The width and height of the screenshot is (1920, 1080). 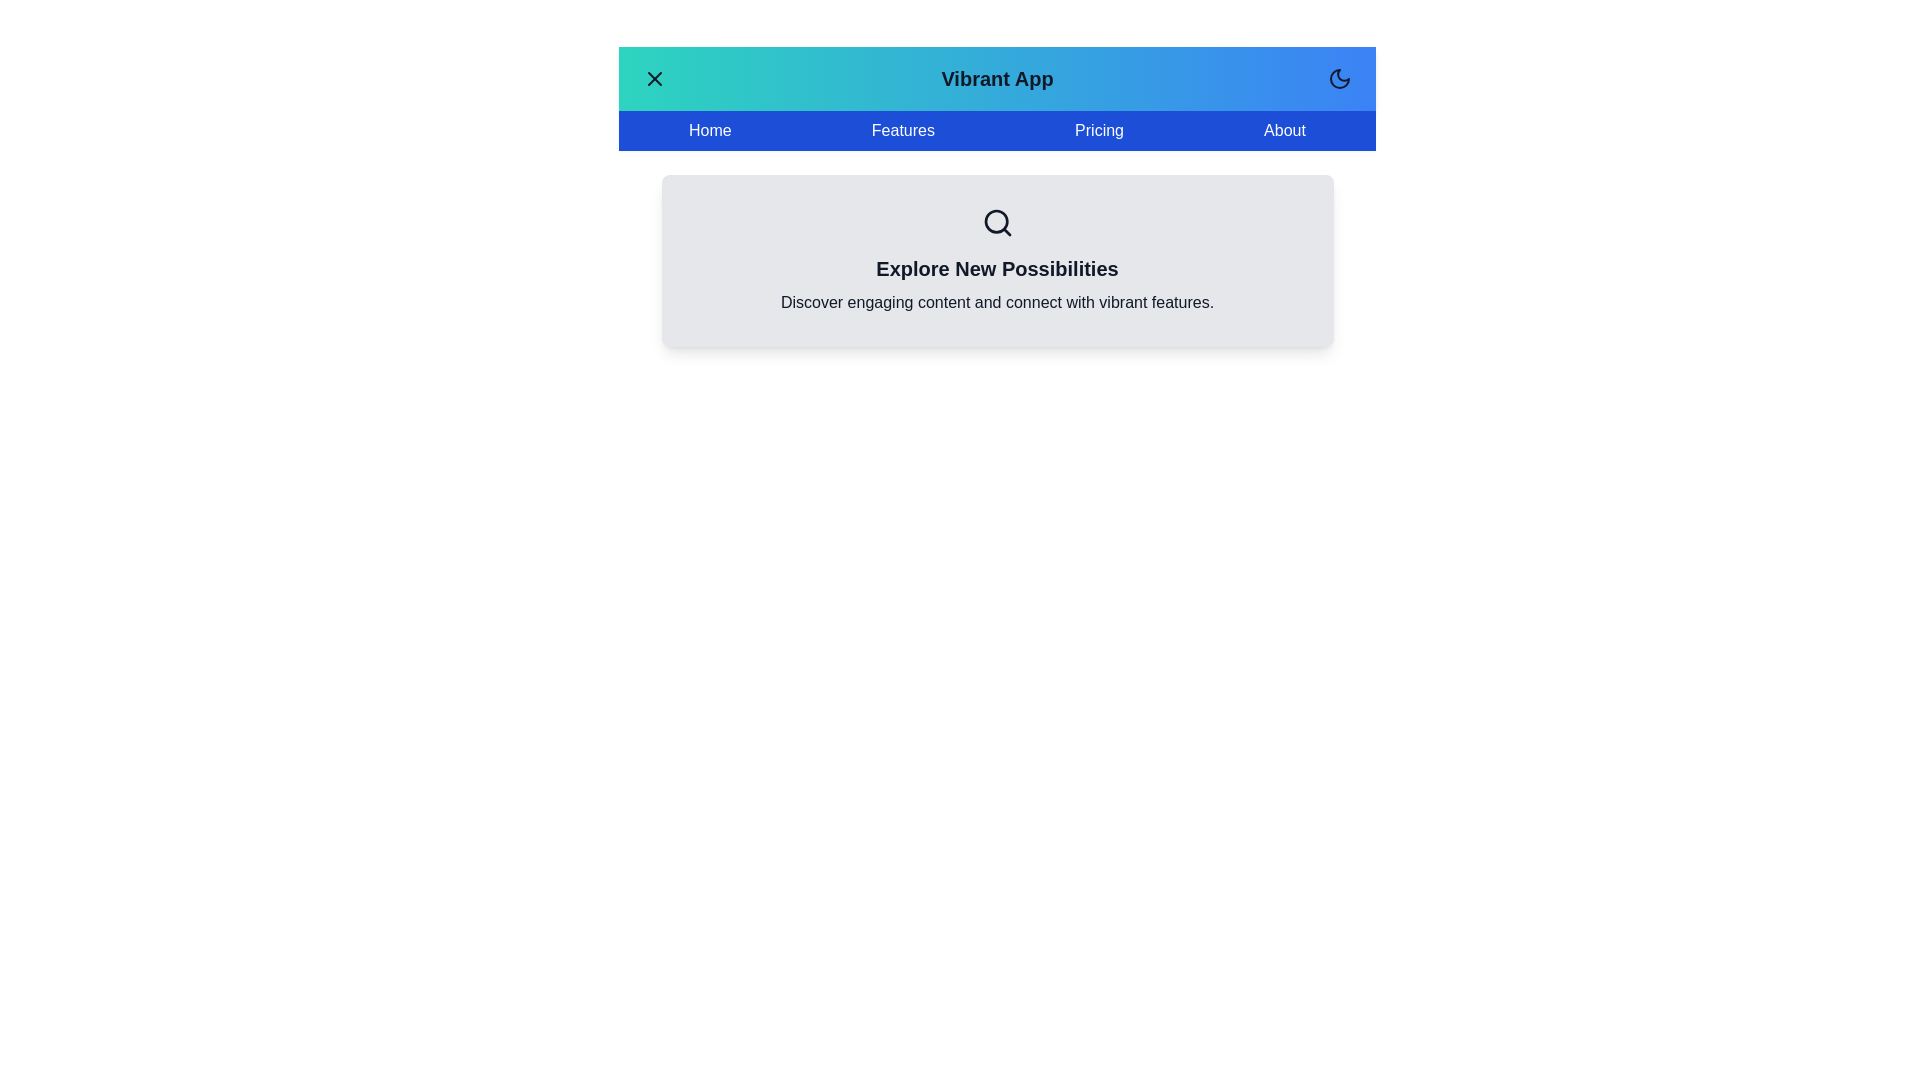 What do you see at coordinates (1098, 131) in the screenshot?
I see `the menu item Pricing to navigate` at bounding box center [1098, 131].